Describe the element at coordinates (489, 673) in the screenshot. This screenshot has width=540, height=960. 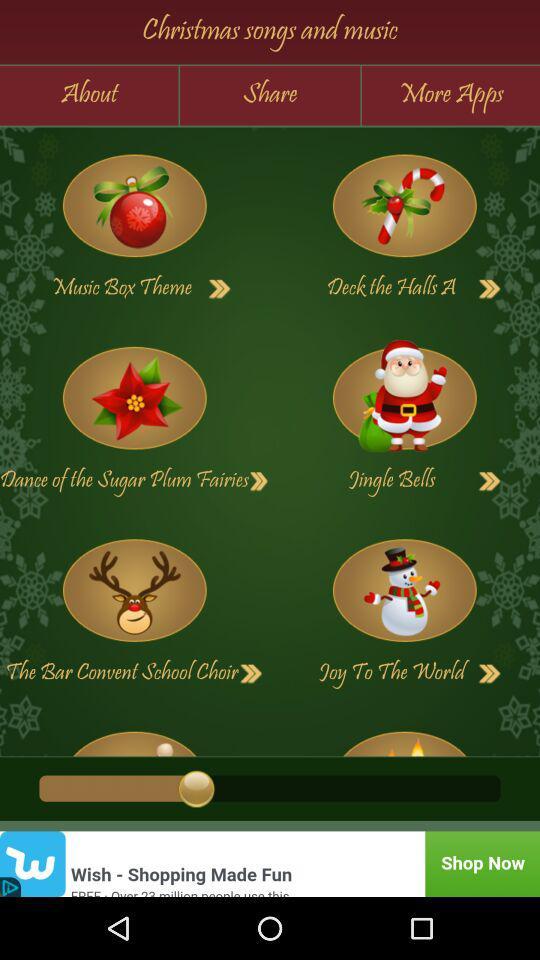
I see `next stage` at that location.